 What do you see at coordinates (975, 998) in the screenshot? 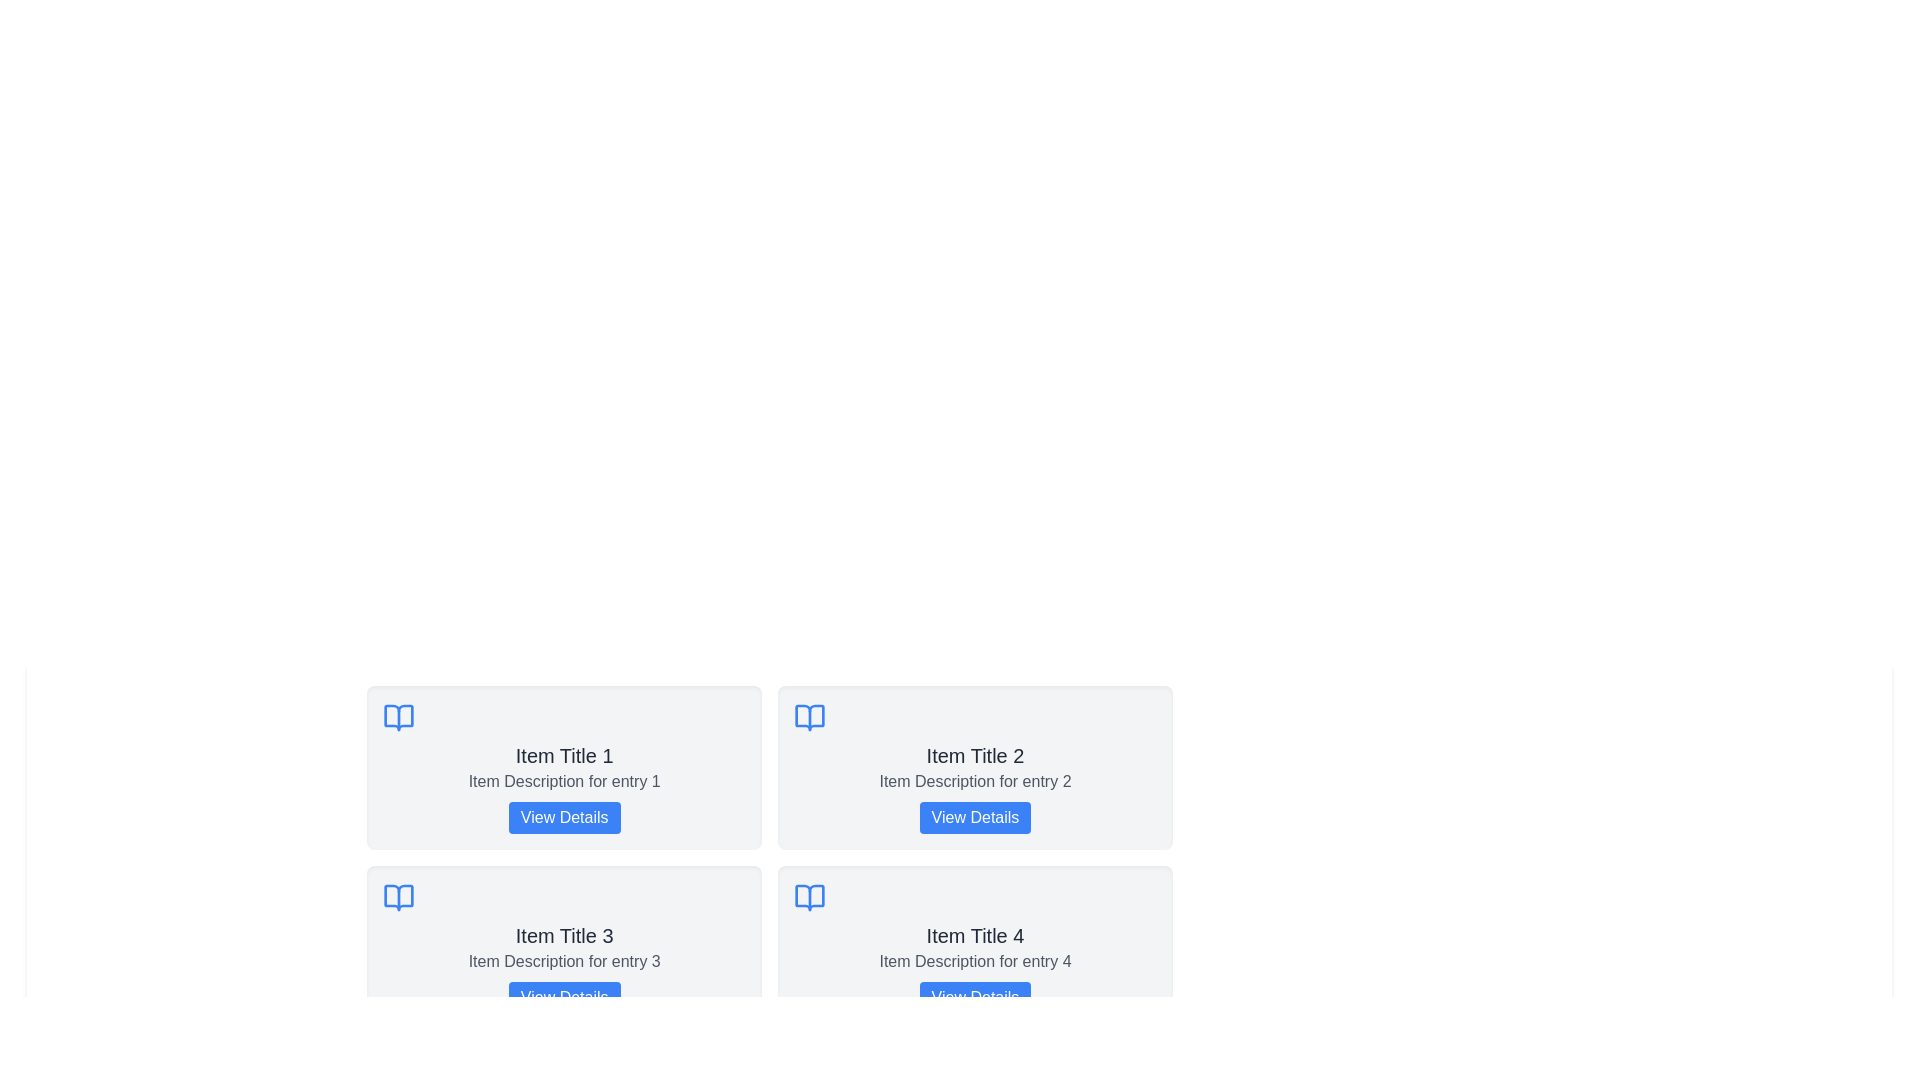
I see `the button located beneath the text 'Item Description for entry 4'` at bounding box center [975, 998].